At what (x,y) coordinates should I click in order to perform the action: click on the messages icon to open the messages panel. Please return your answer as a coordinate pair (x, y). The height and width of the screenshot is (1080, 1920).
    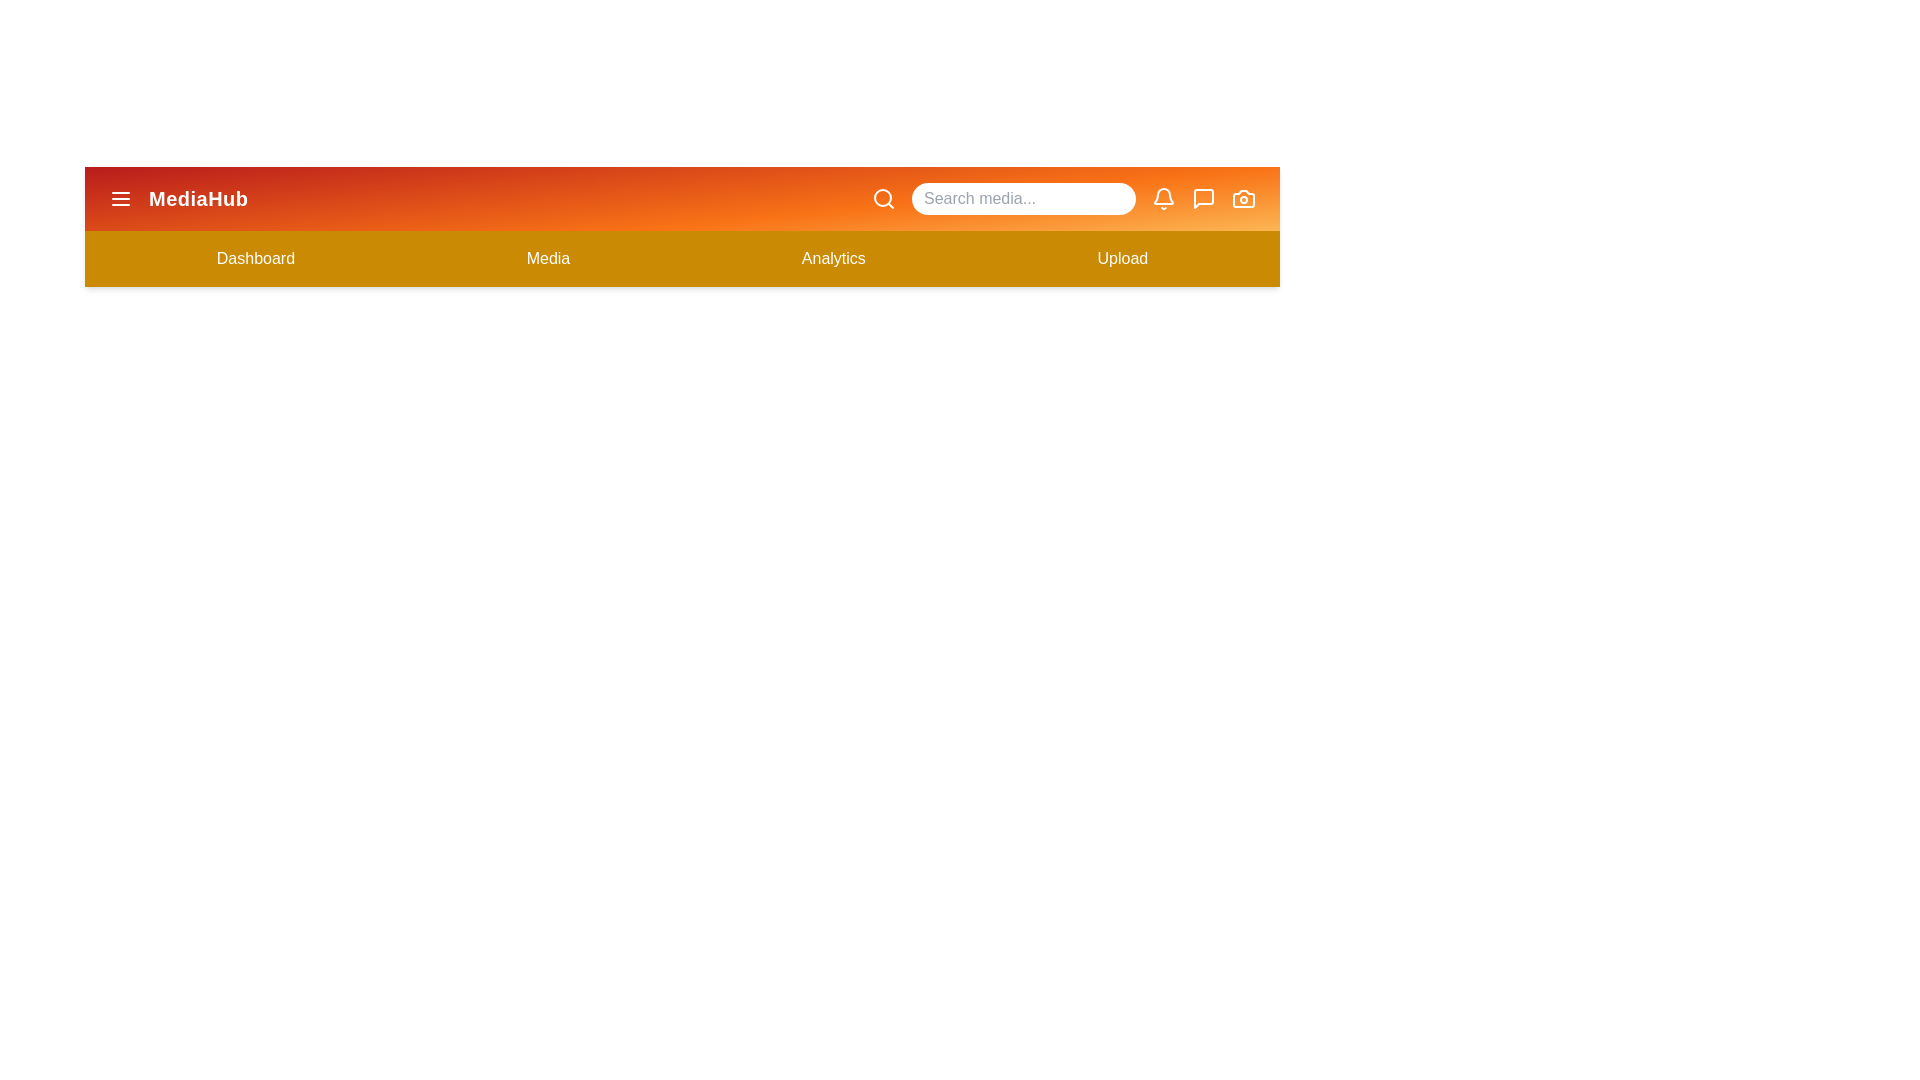
    Looking at the image, I should click on (1203, 199).